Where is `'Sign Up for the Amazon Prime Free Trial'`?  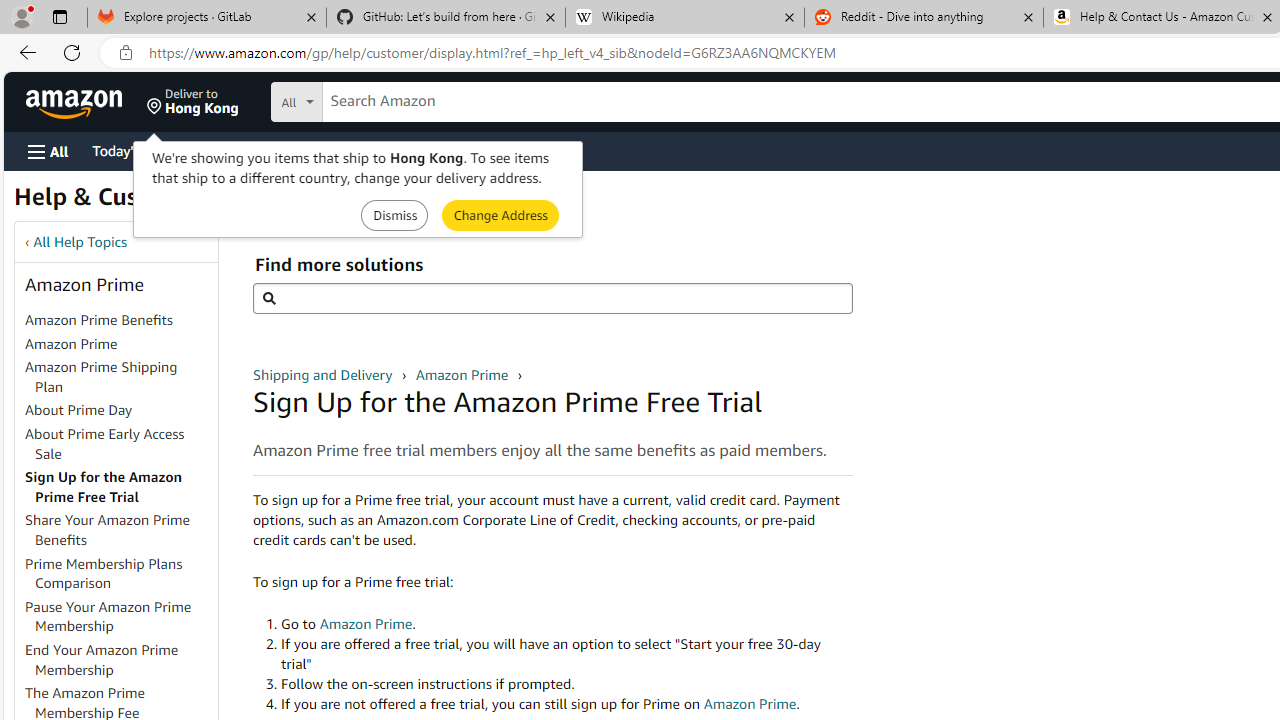 'Sign Up for the Amazon Prime Free Trial' is located at coordinates (119, 488).